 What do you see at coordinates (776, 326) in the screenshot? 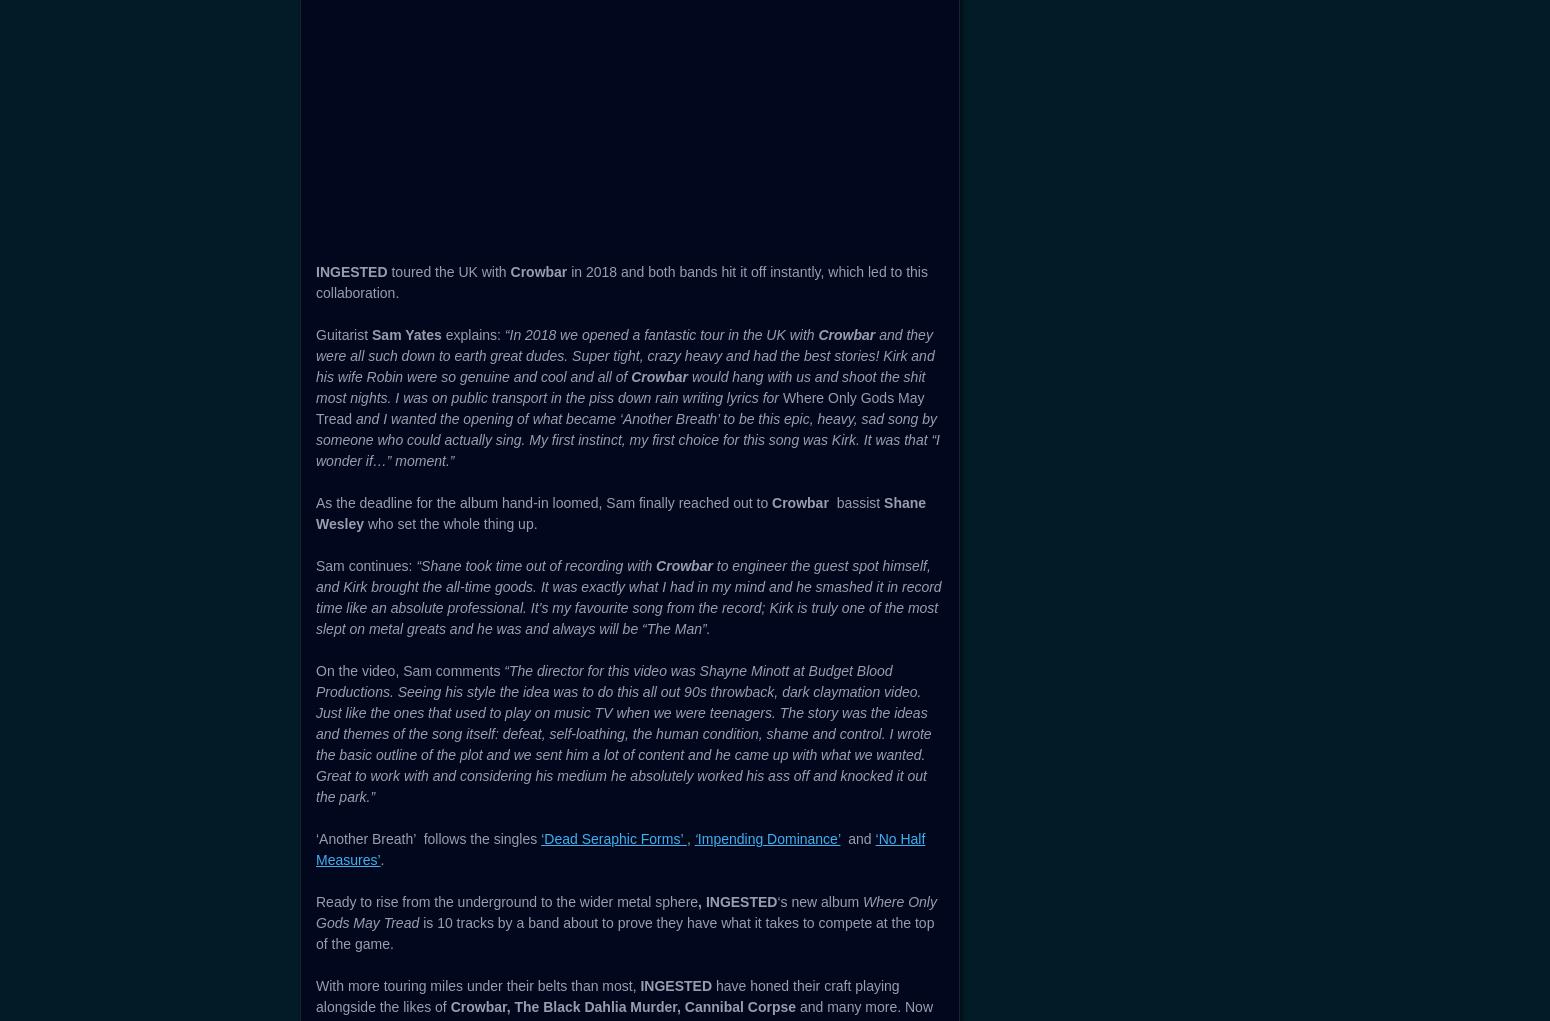
I see `'‘Another Breath’'` at bounding box center [776, 326].